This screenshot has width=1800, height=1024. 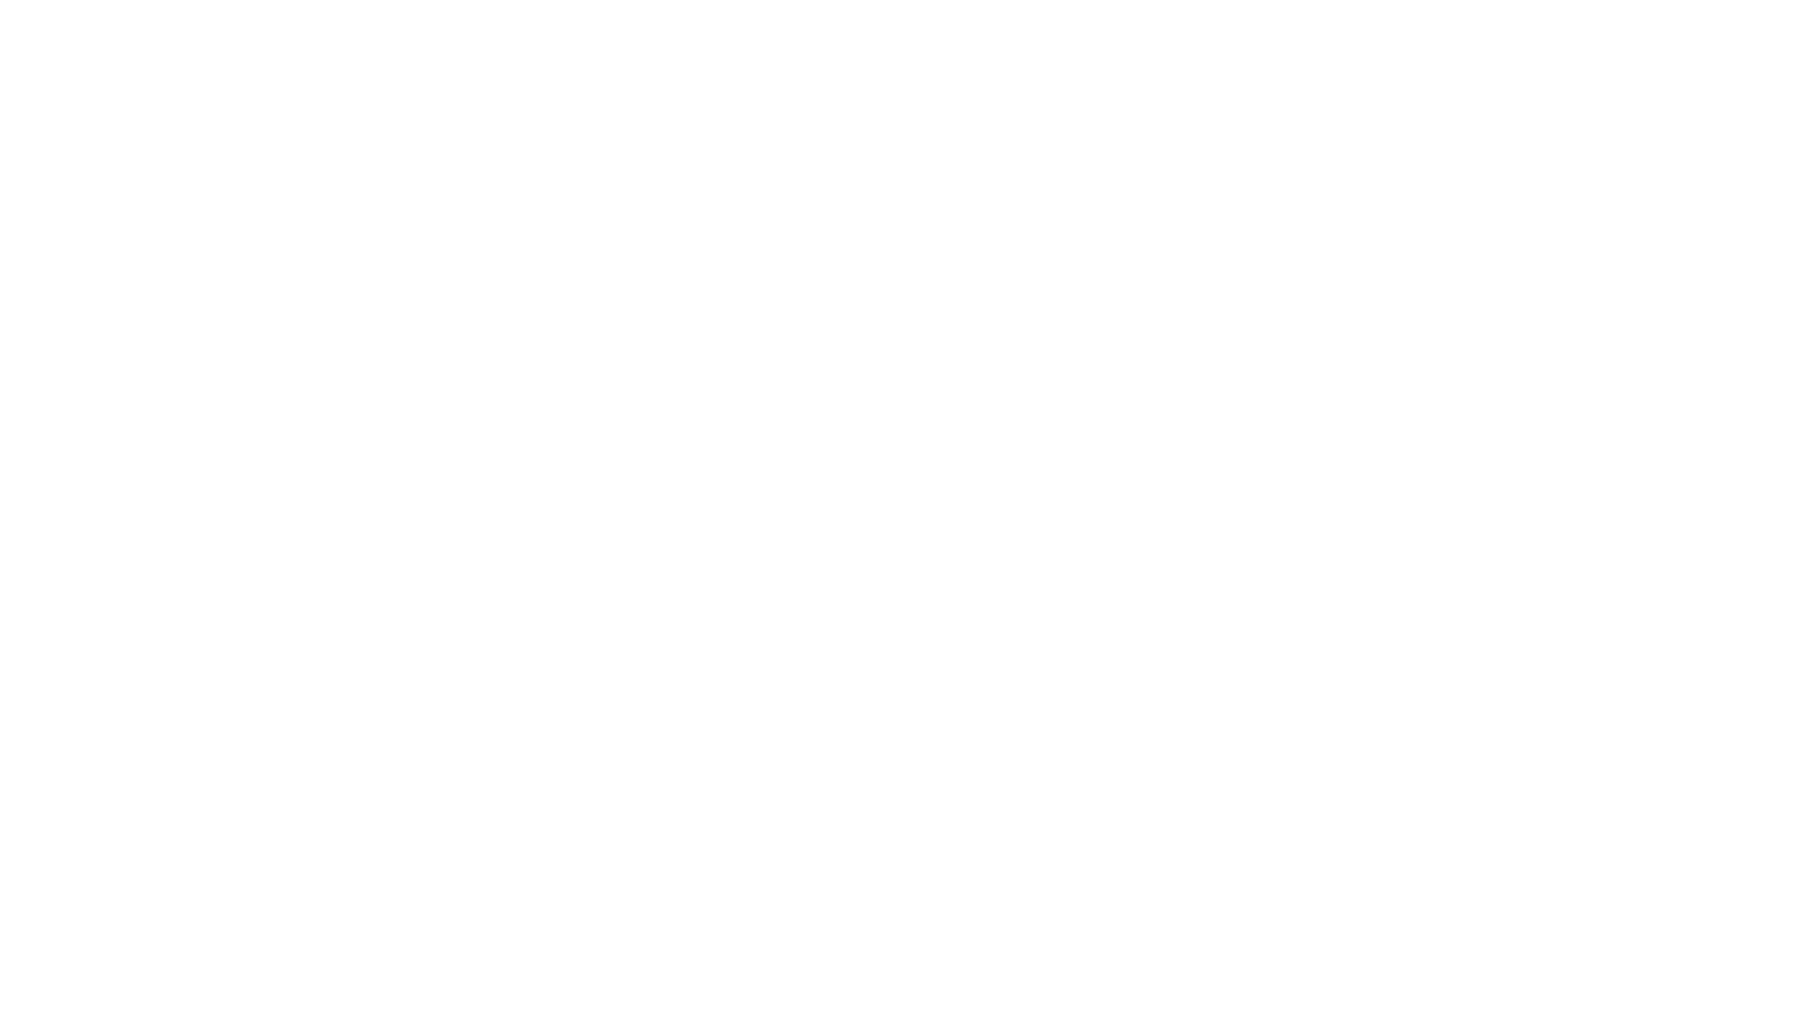 What do you see at coordinates (1050, 799) in the screenshot?
I see `'Contact'` at bounding box center [1050, 799].